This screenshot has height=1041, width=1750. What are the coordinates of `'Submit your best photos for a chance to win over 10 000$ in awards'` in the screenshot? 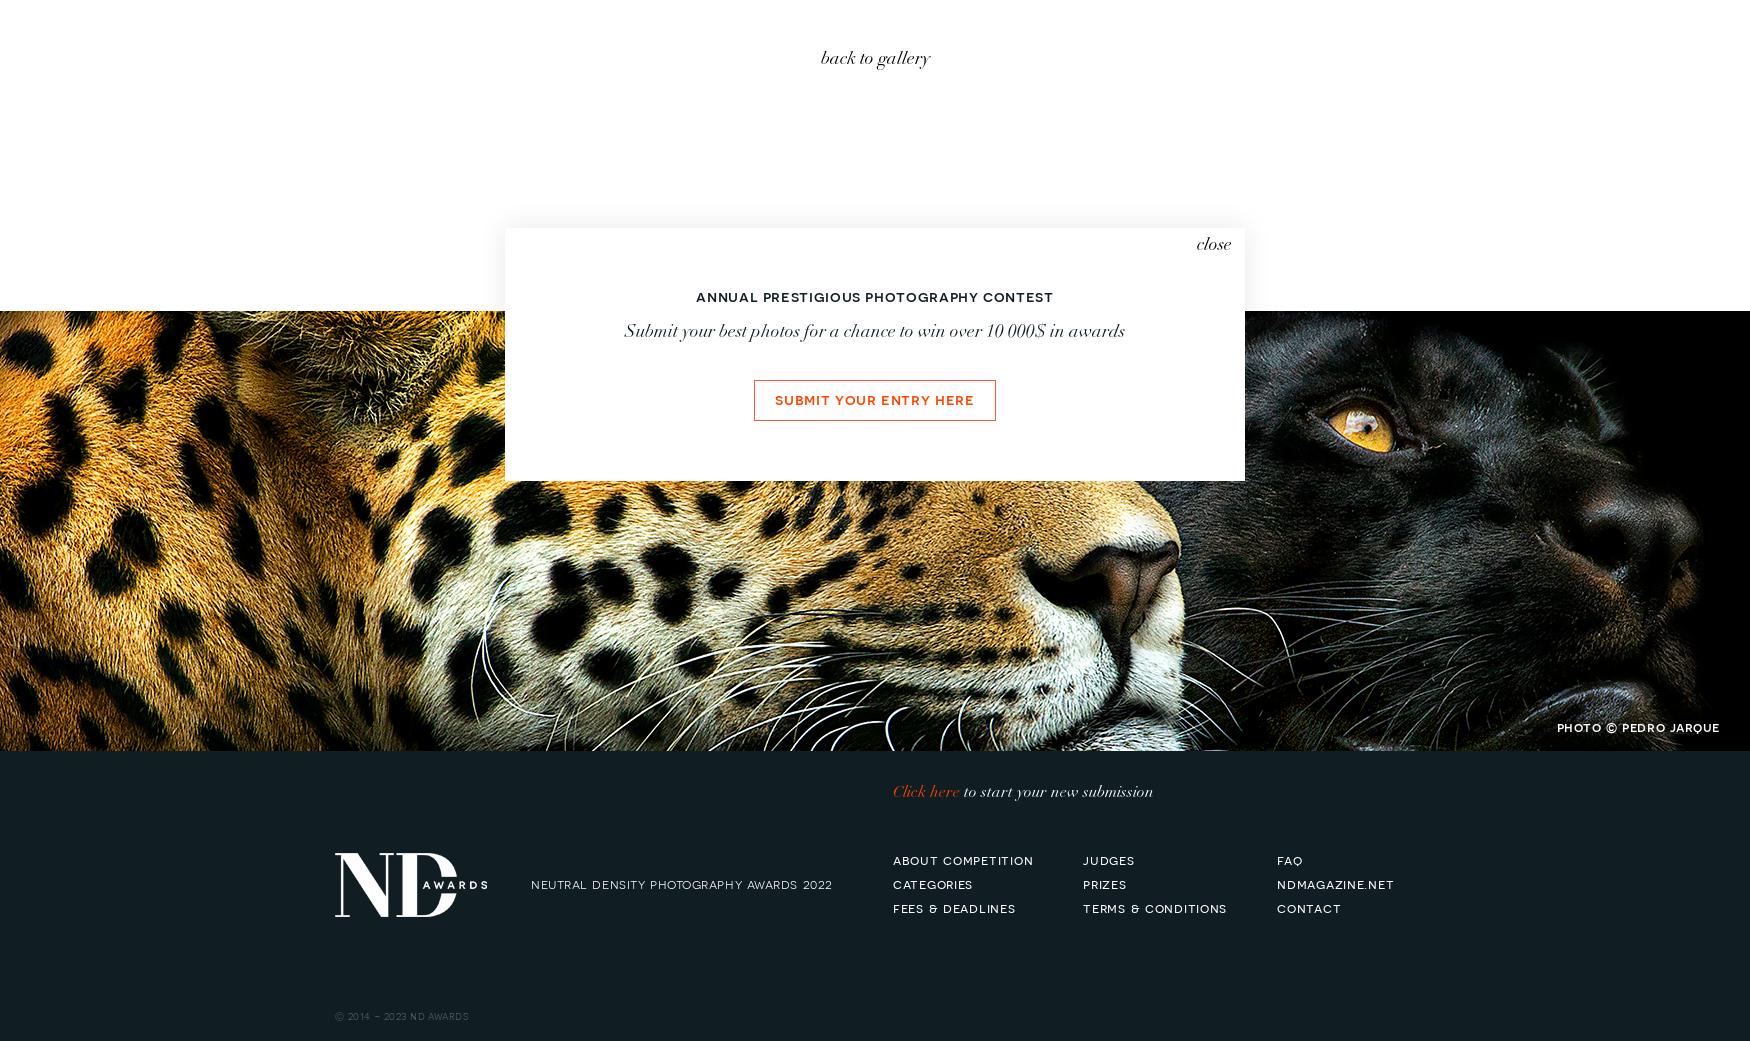 It's located at (875, 333).